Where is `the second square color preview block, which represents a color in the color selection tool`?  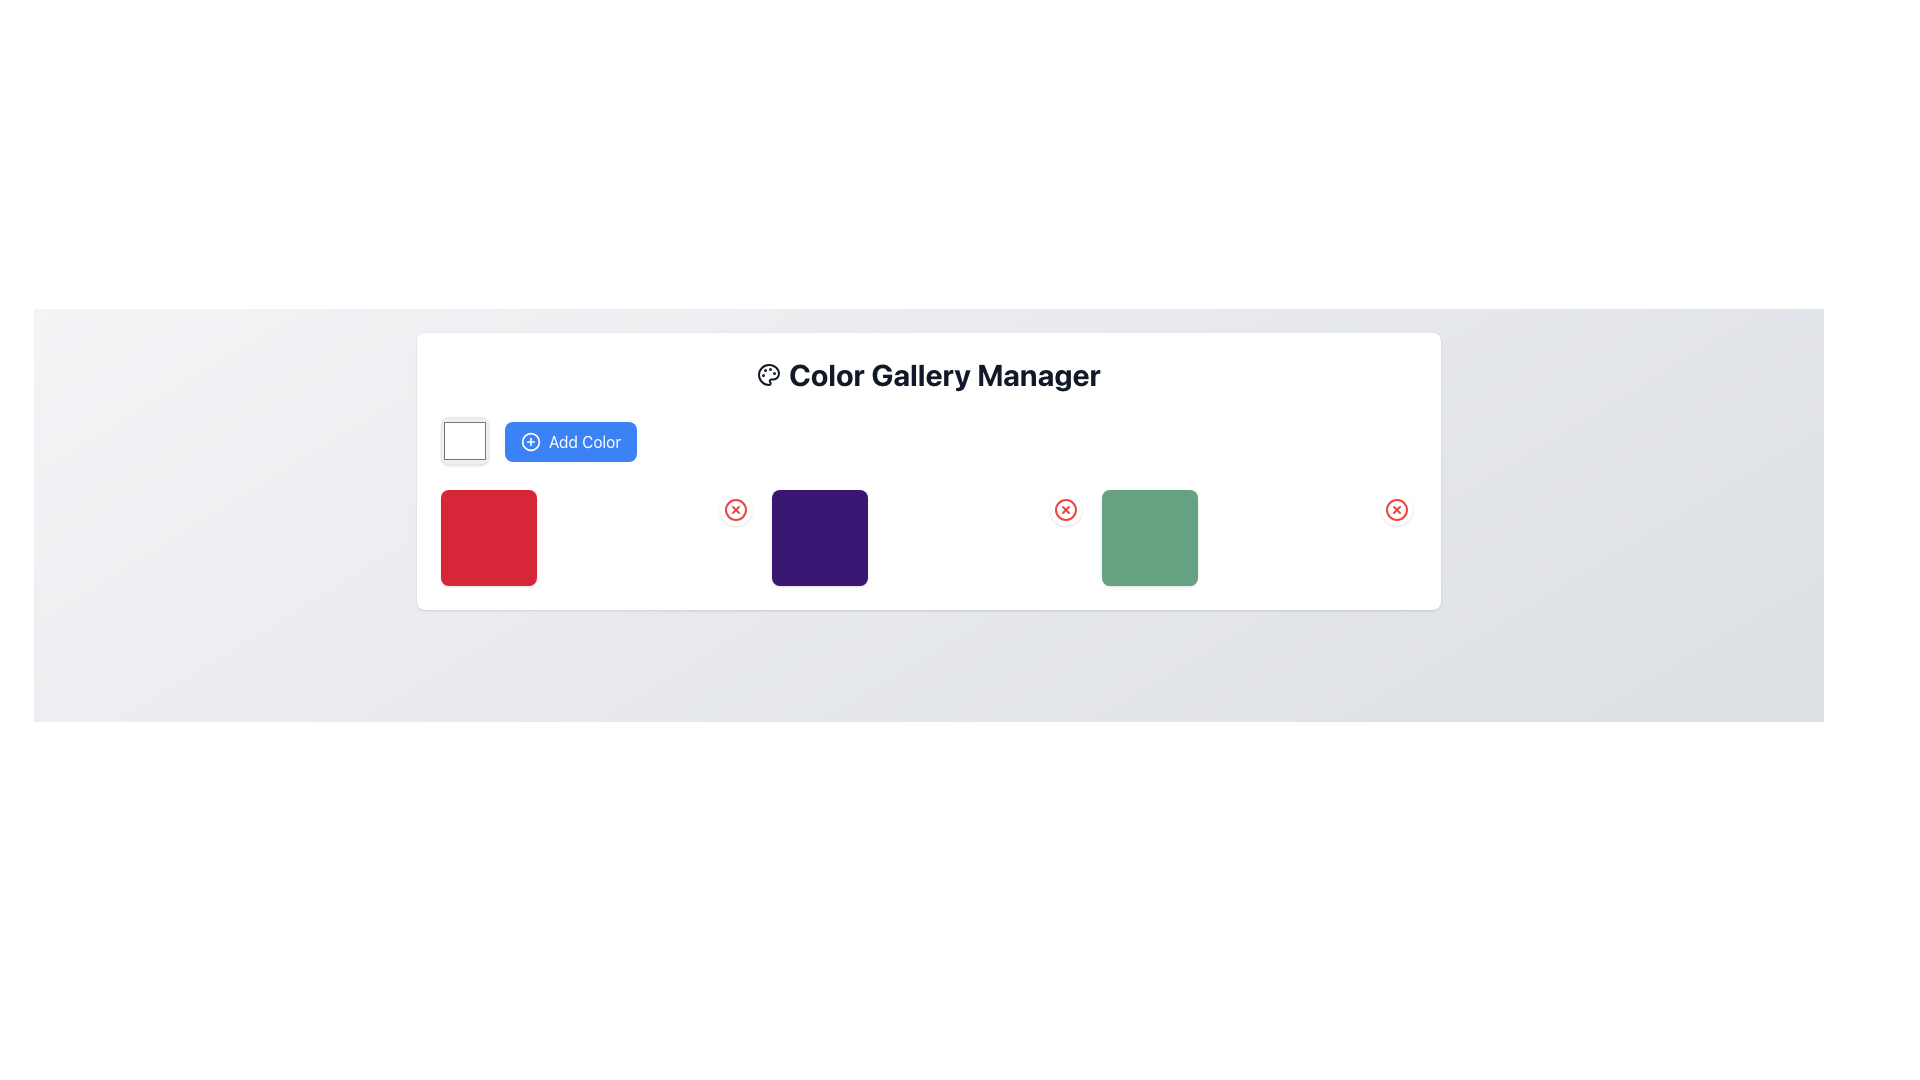
the second square color preview block, which represents a color in the color selection tool is located at coordinates (819, 536).